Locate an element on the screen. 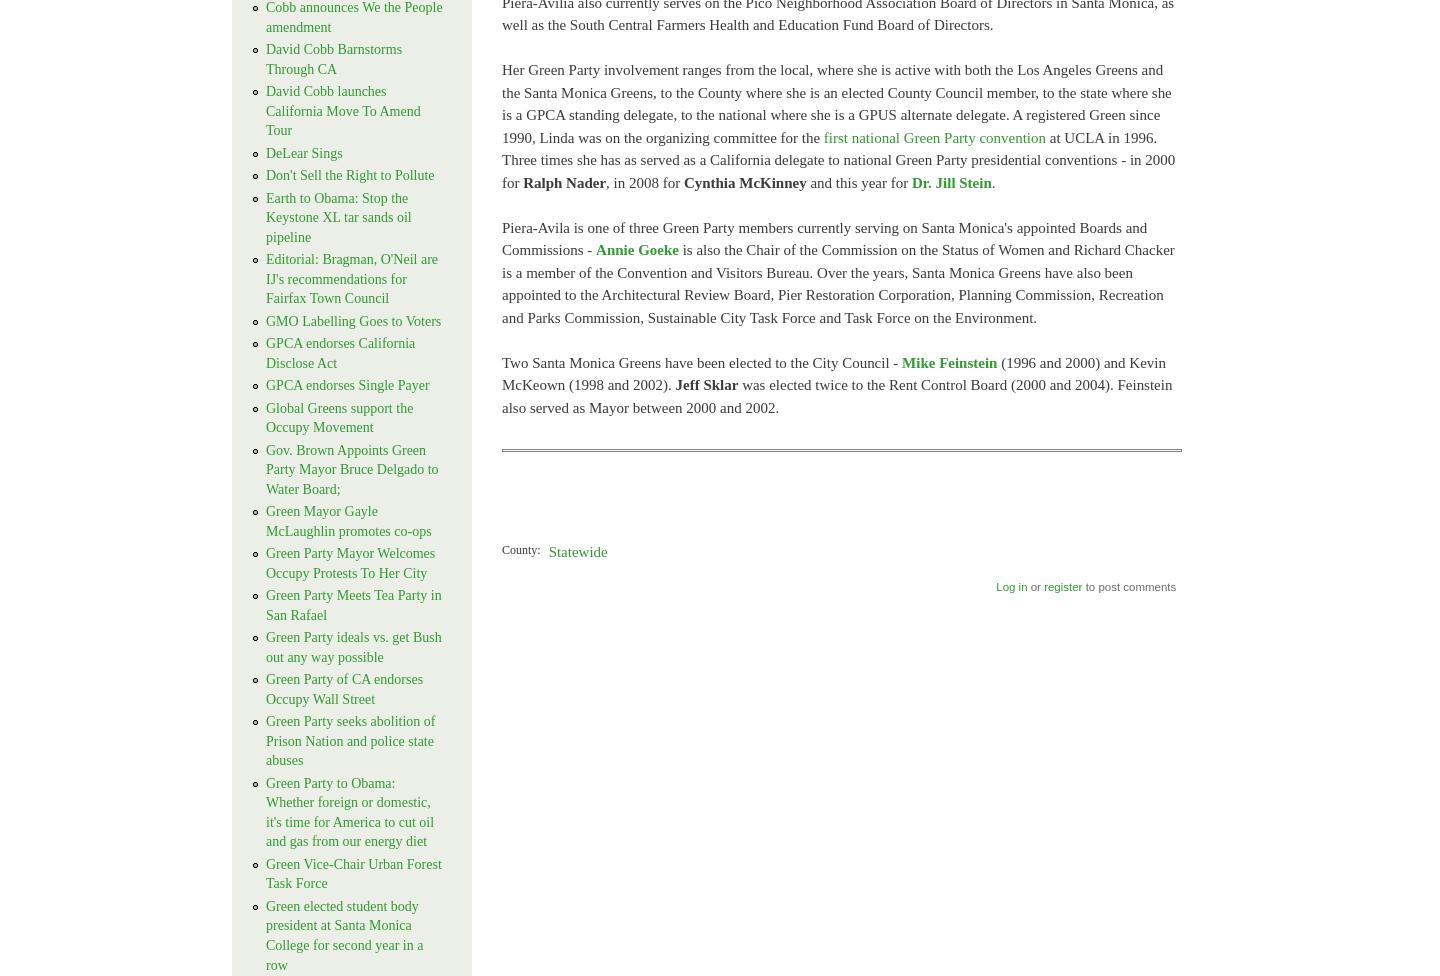  'Cynthia McKinney' is located at coordinates (743, 181).